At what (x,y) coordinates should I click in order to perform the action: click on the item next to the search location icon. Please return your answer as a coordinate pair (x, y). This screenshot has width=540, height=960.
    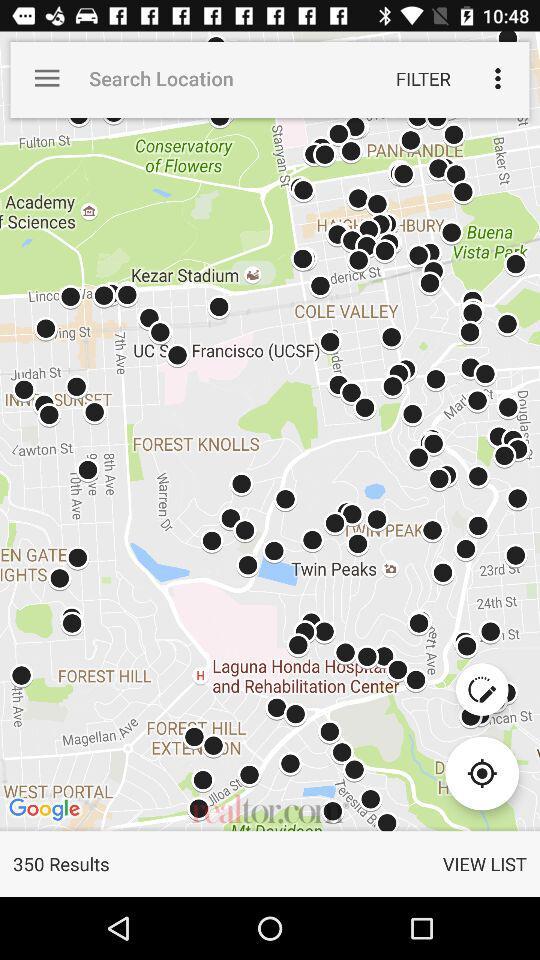
    Looking at the image, I should click on (422, 78).